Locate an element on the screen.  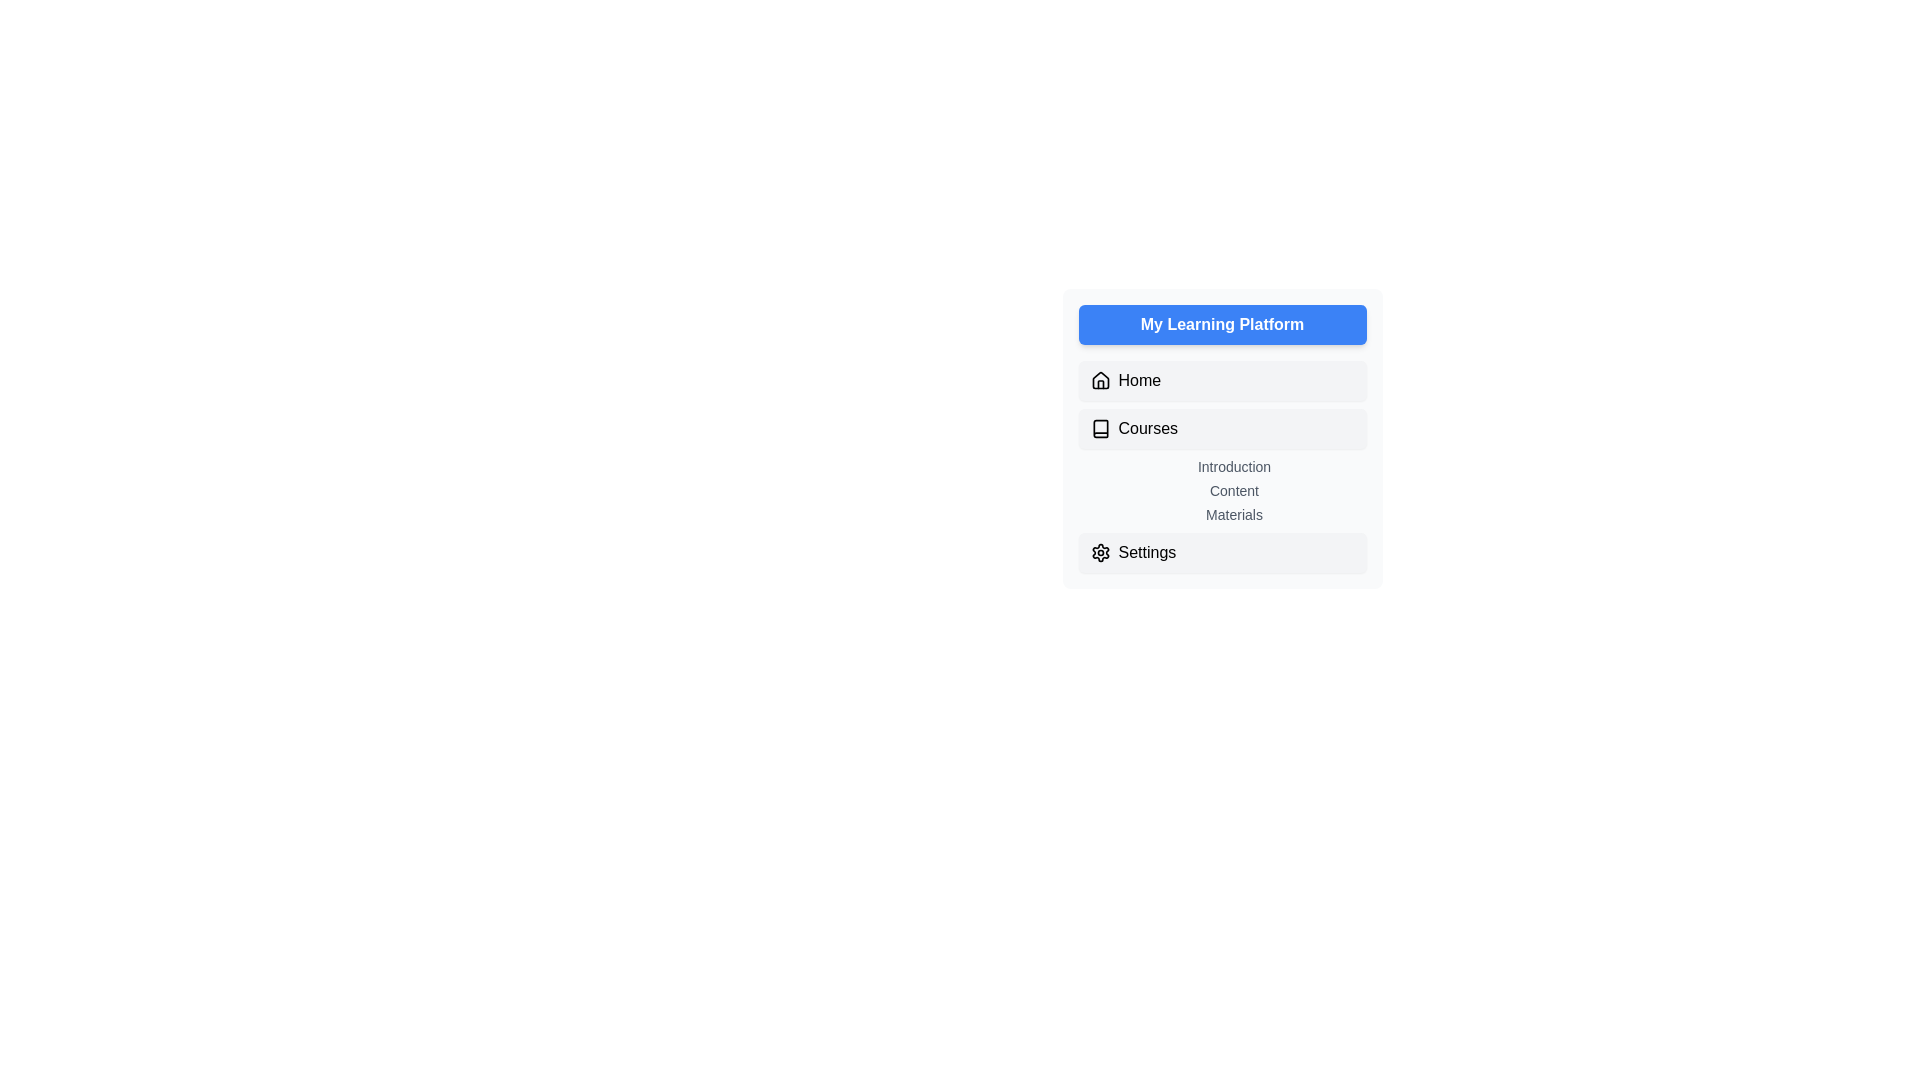
the second navigation item in the vertical menu is located at coordinates (1221, 427).